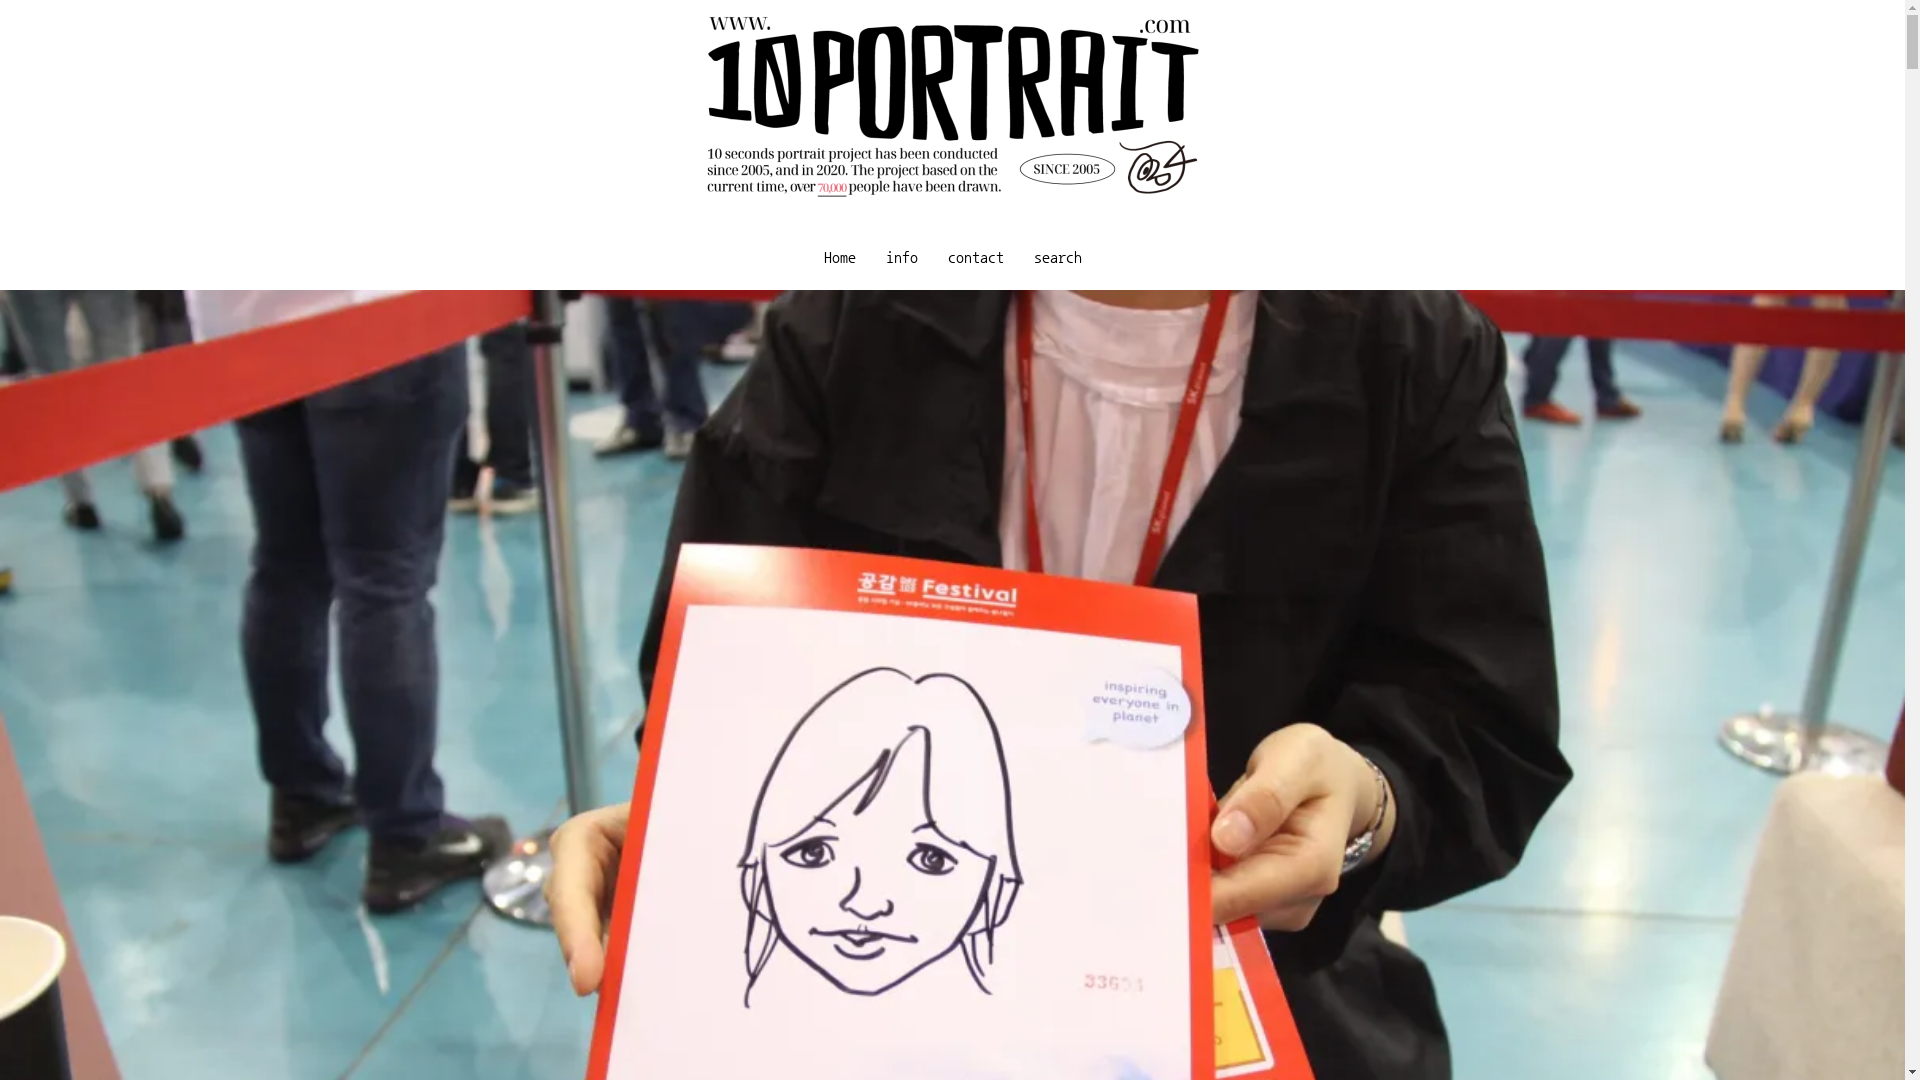 This screenshot has width=1920, height=1080. What do you see at coordinates (807, 256) in the screenshot?
I see `'Home'` at bounding box center [807, 256].